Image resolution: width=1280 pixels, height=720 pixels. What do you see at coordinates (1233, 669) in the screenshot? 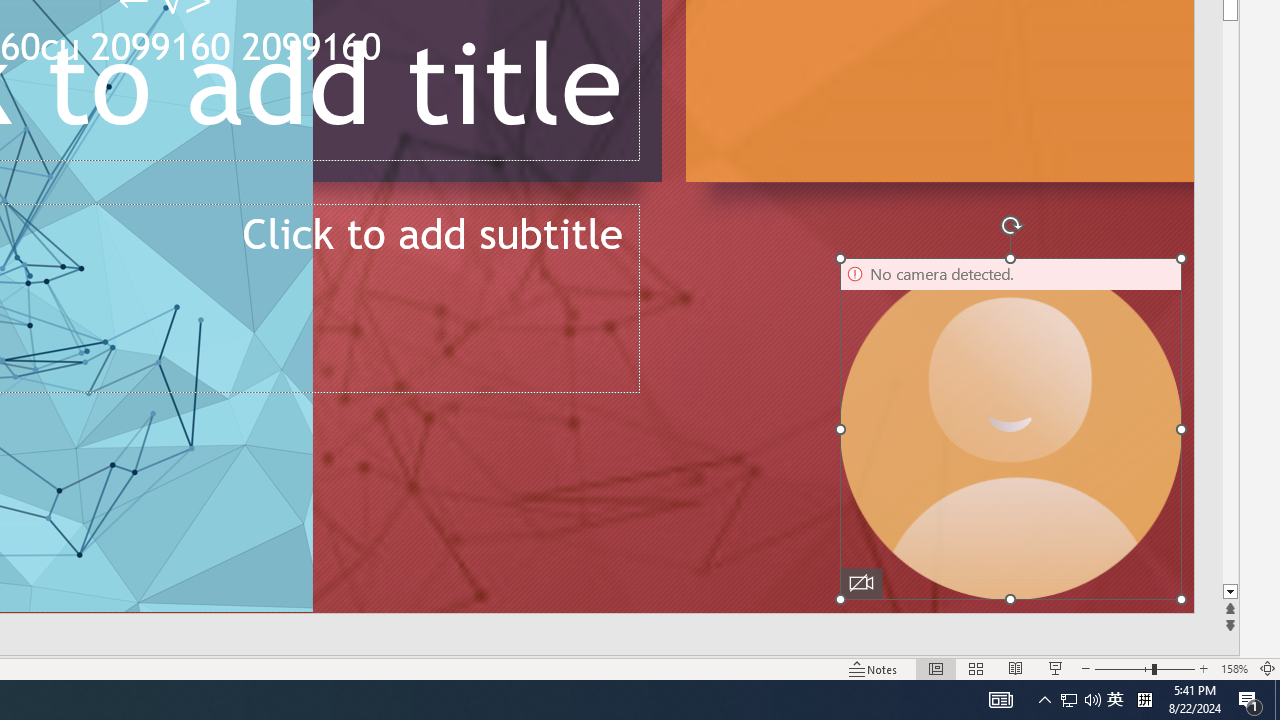
I see `'Zoom 158%'` at bounding box center [1233, 669].